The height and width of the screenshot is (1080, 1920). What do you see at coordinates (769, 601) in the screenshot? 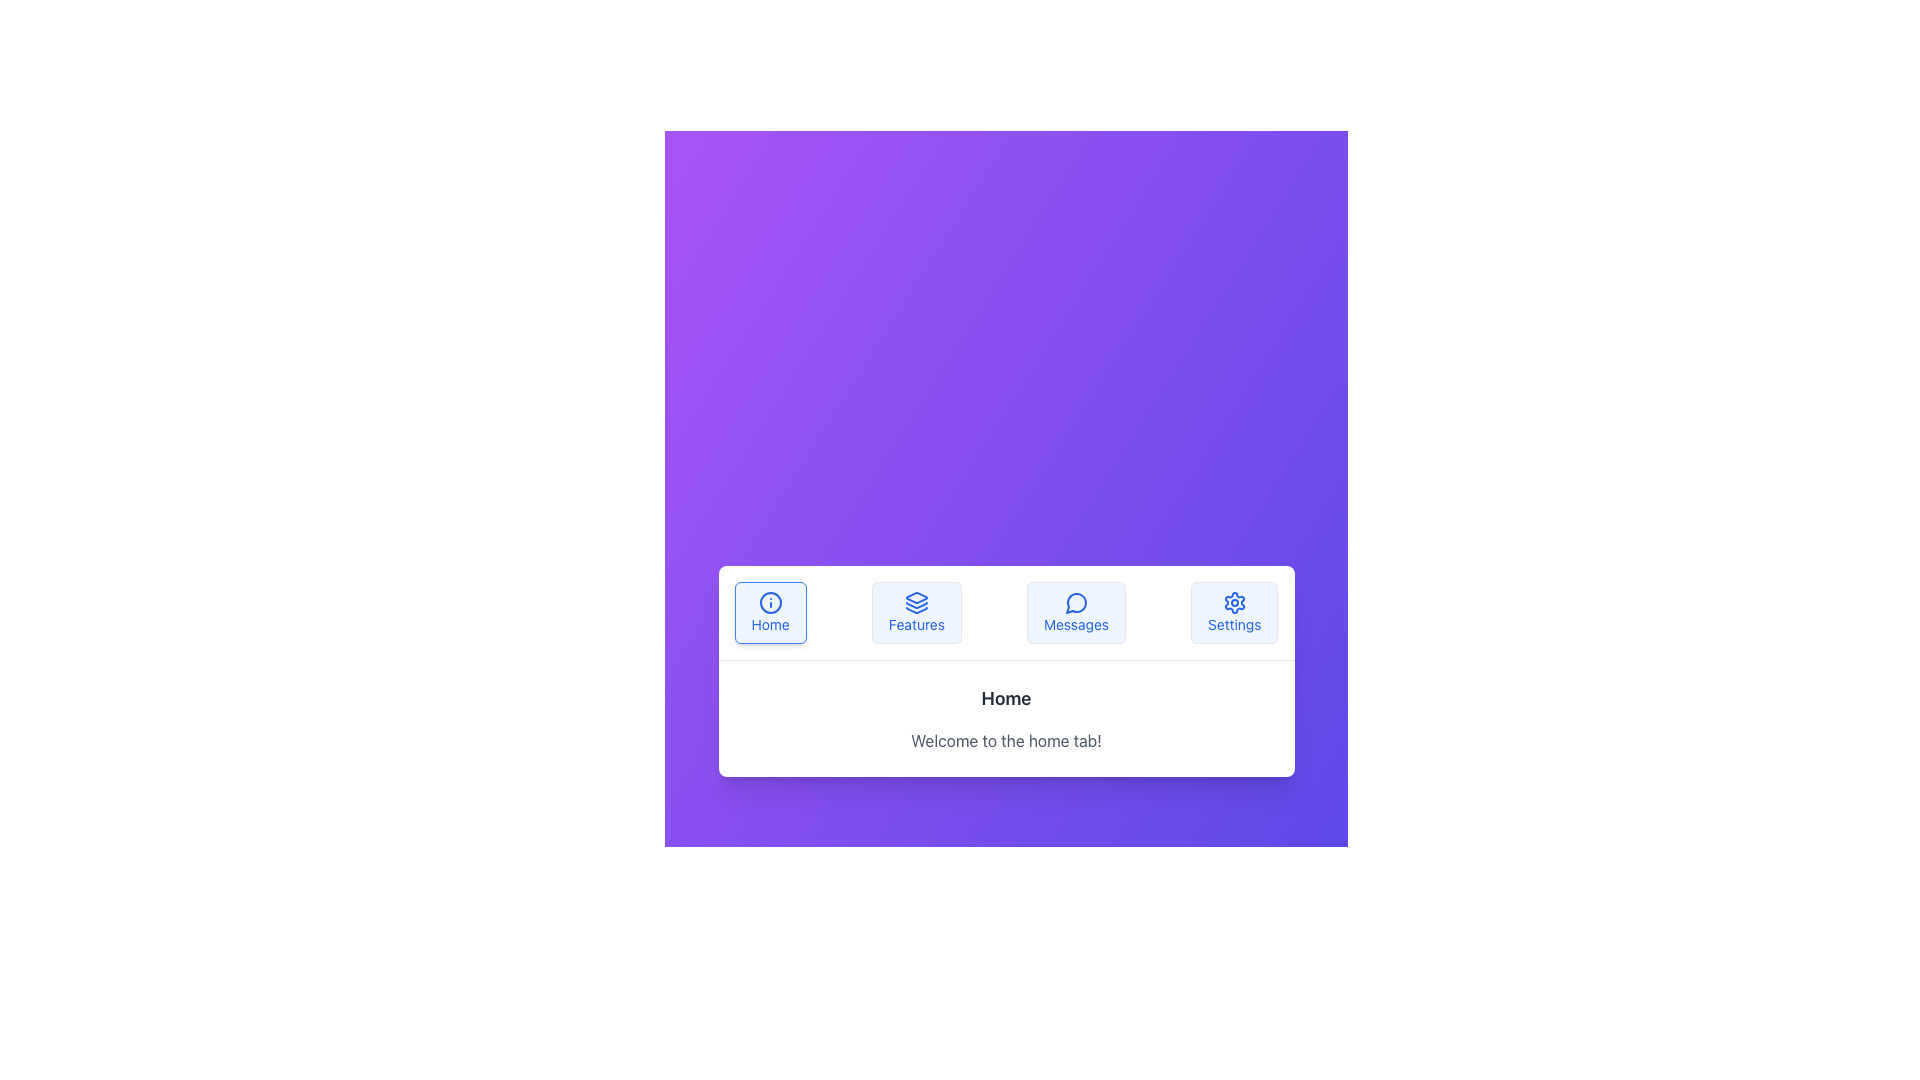
I see `the 'Home' icon in the navigation menu` at bounding box center [769, 601].